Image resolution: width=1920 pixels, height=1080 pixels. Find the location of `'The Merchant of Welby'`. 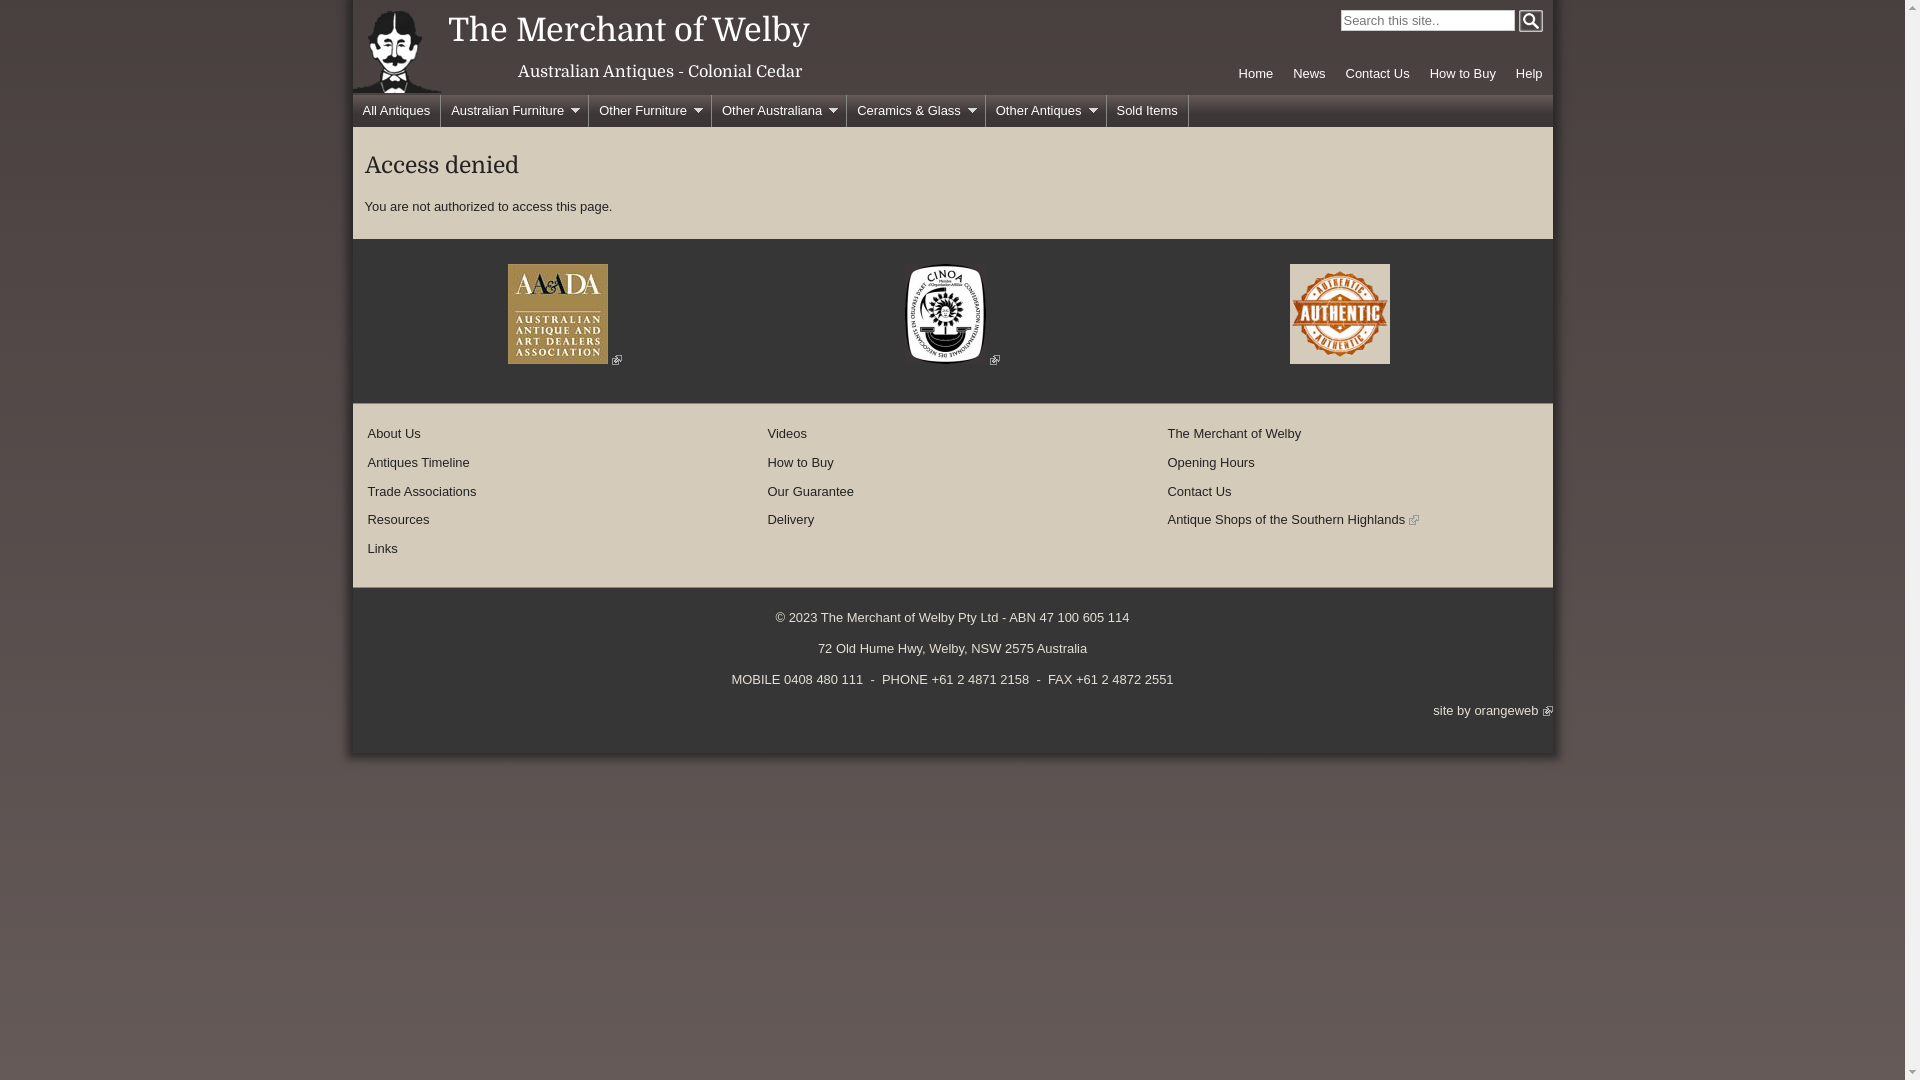

'The Merchant of Welby' is located at coordinates (1233, 432).